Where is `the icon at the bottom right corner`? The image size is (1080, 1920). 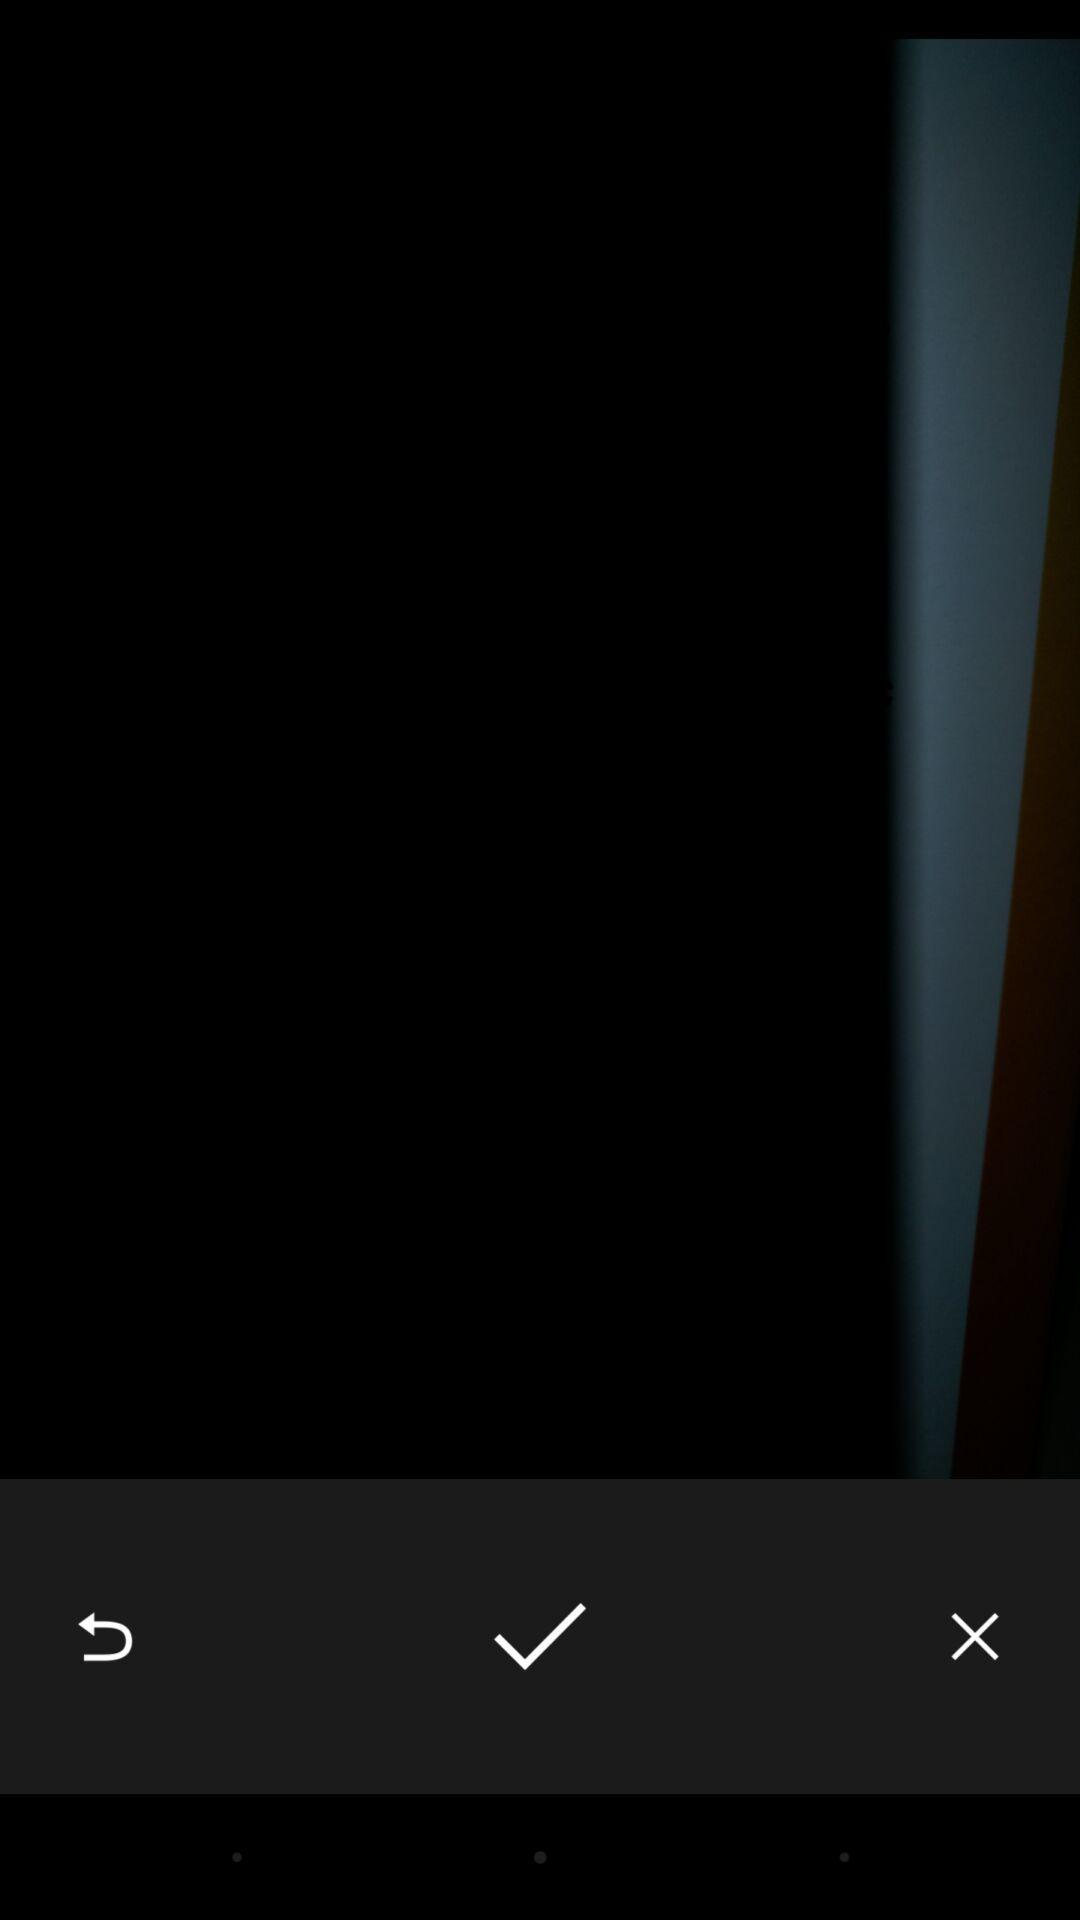
the icon at the bottom right corner is located at coordinates (974, 1636).